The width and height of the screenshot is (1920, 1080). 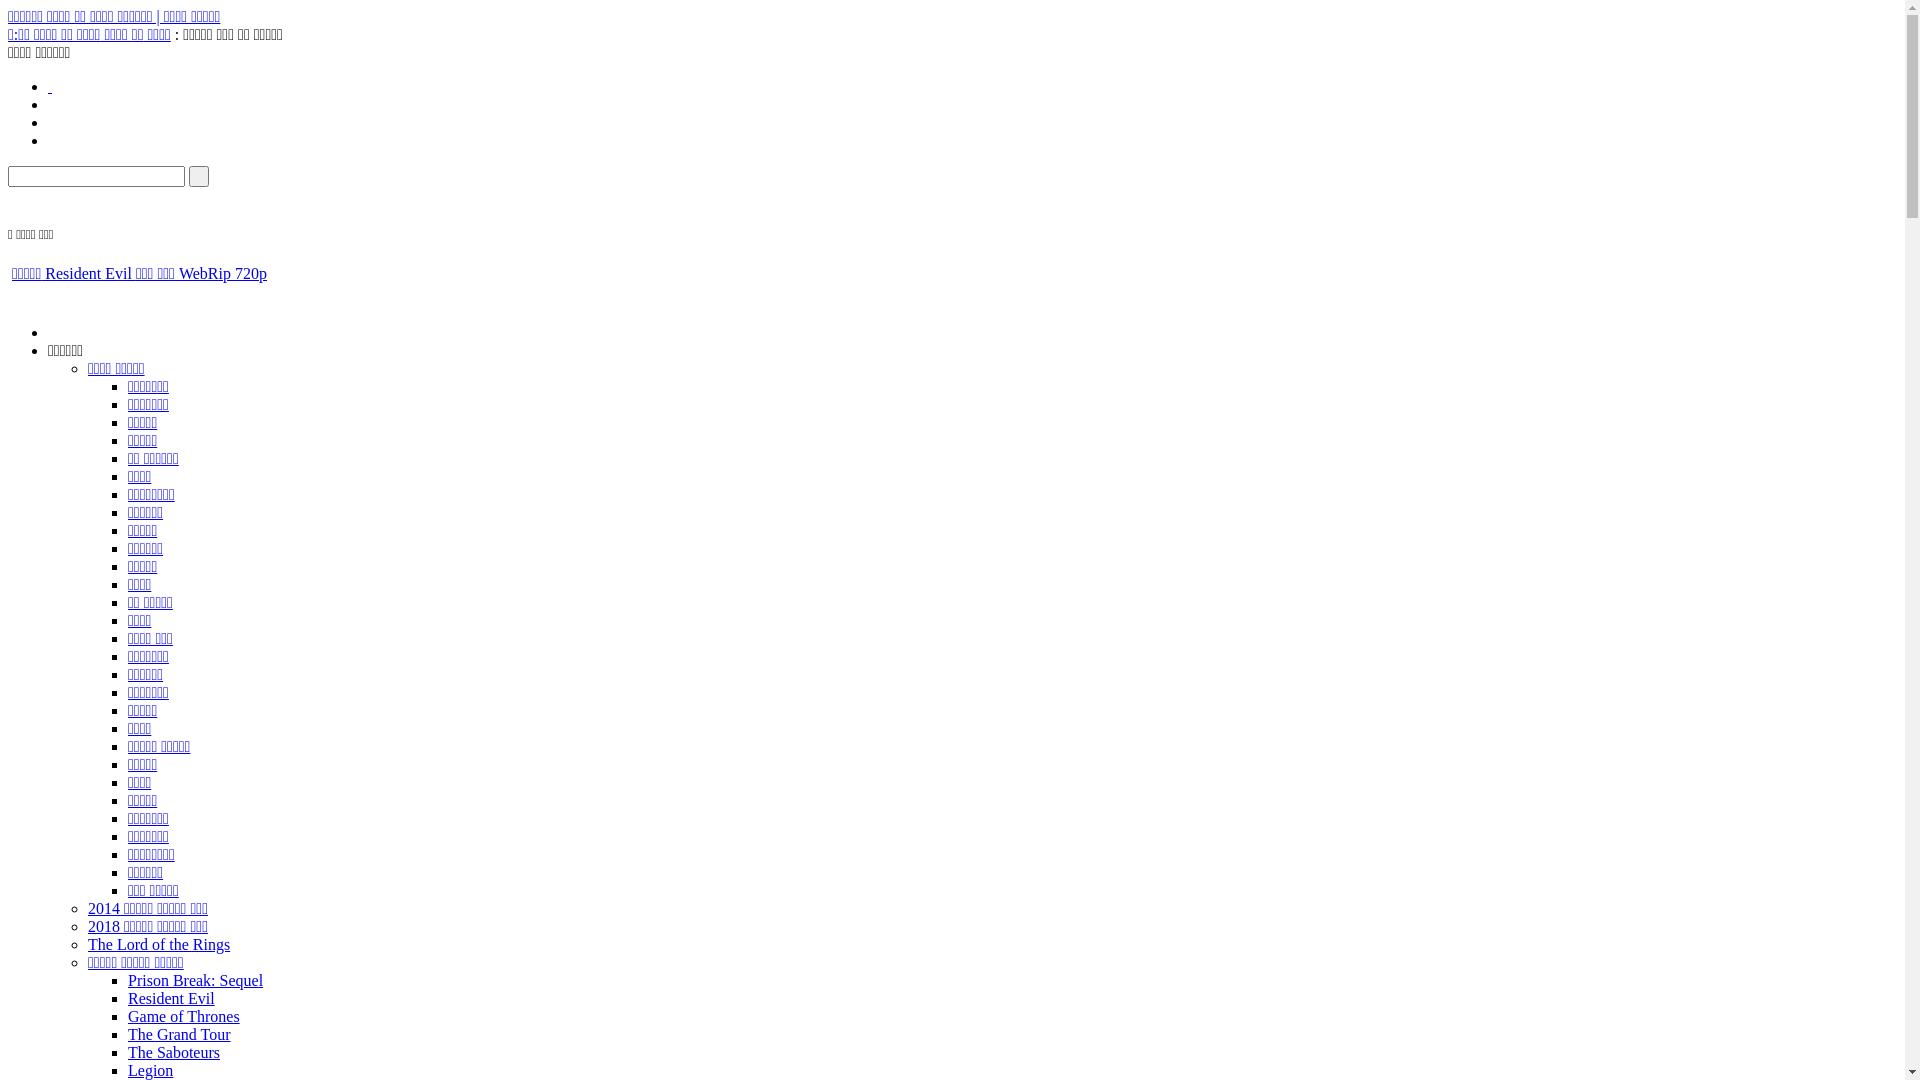 What do you see at coordinates (183, 1016) in the screenshot?
I see `'Game of Thrones'` at bounding box center [183, 1016].